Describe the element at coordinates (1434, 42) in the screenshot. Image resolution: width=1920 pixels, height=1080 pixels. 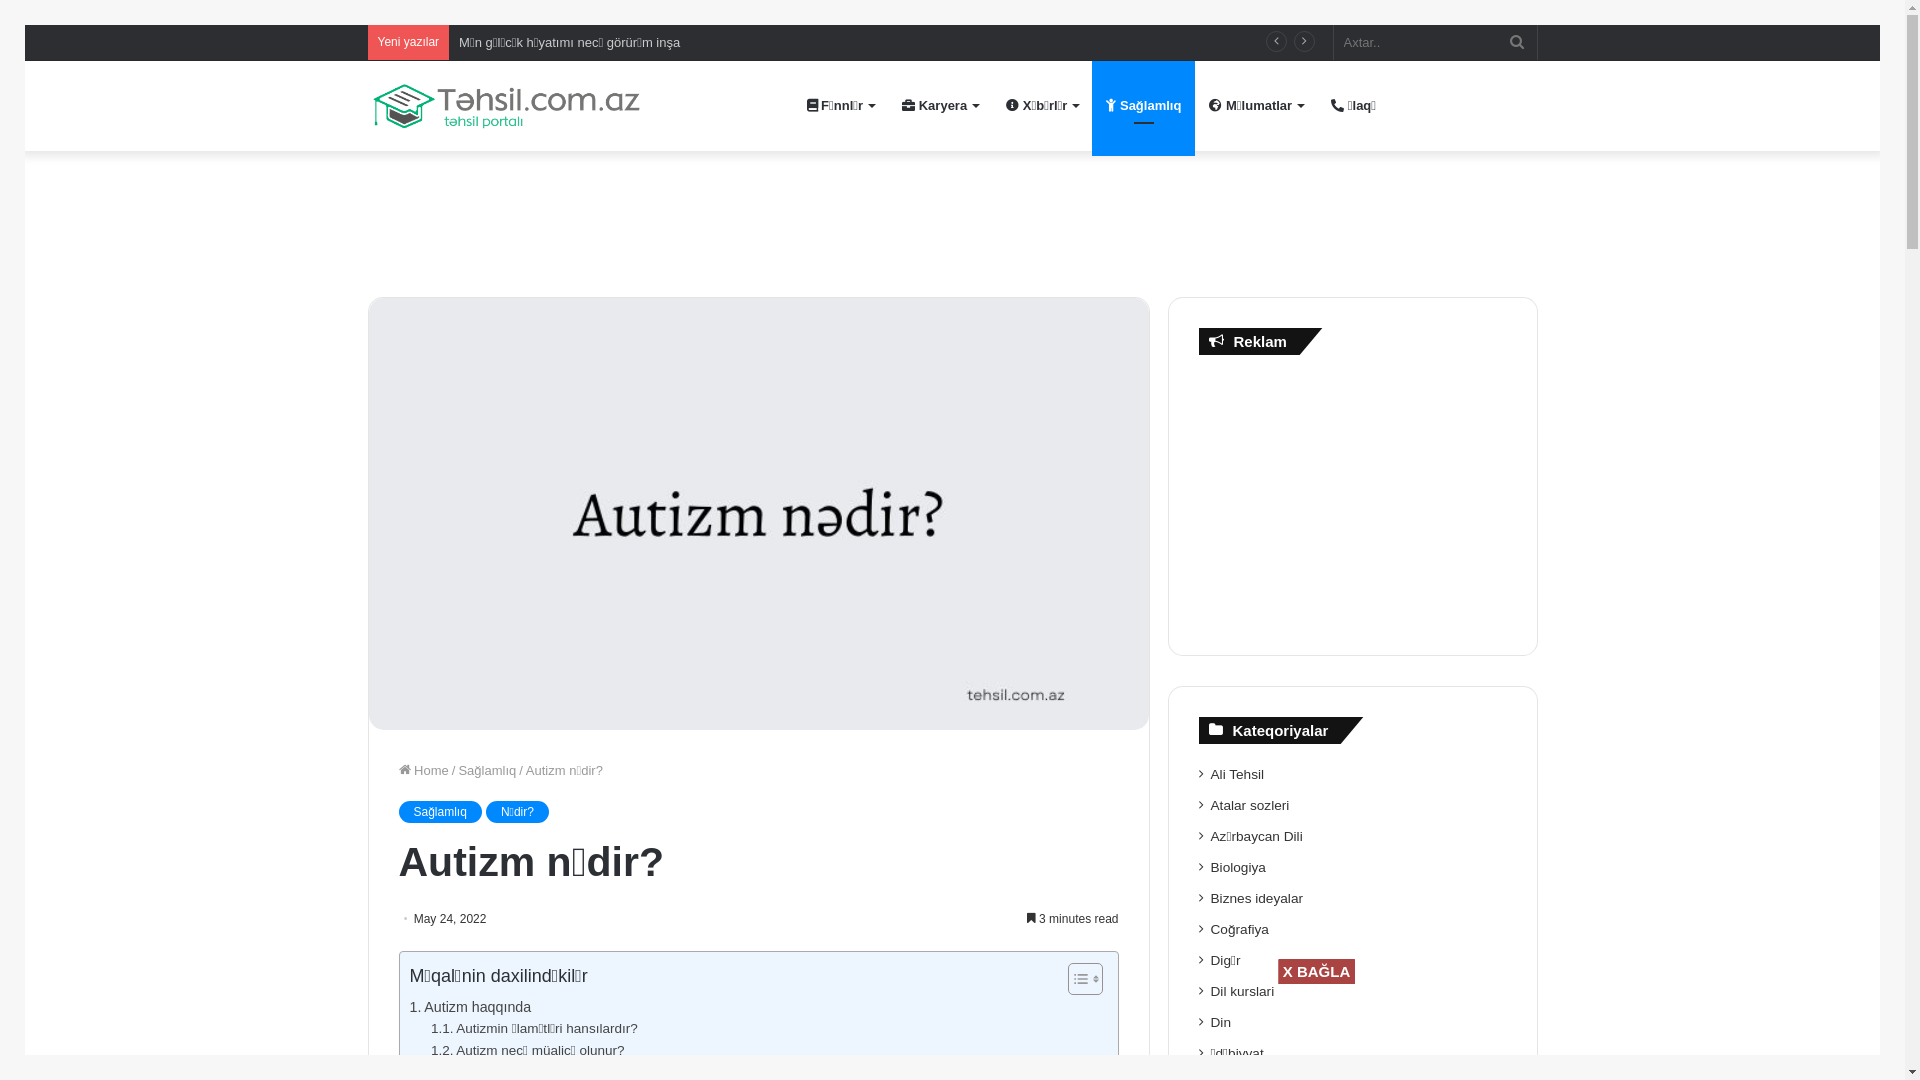
I see `'Axtar..'` at that location.